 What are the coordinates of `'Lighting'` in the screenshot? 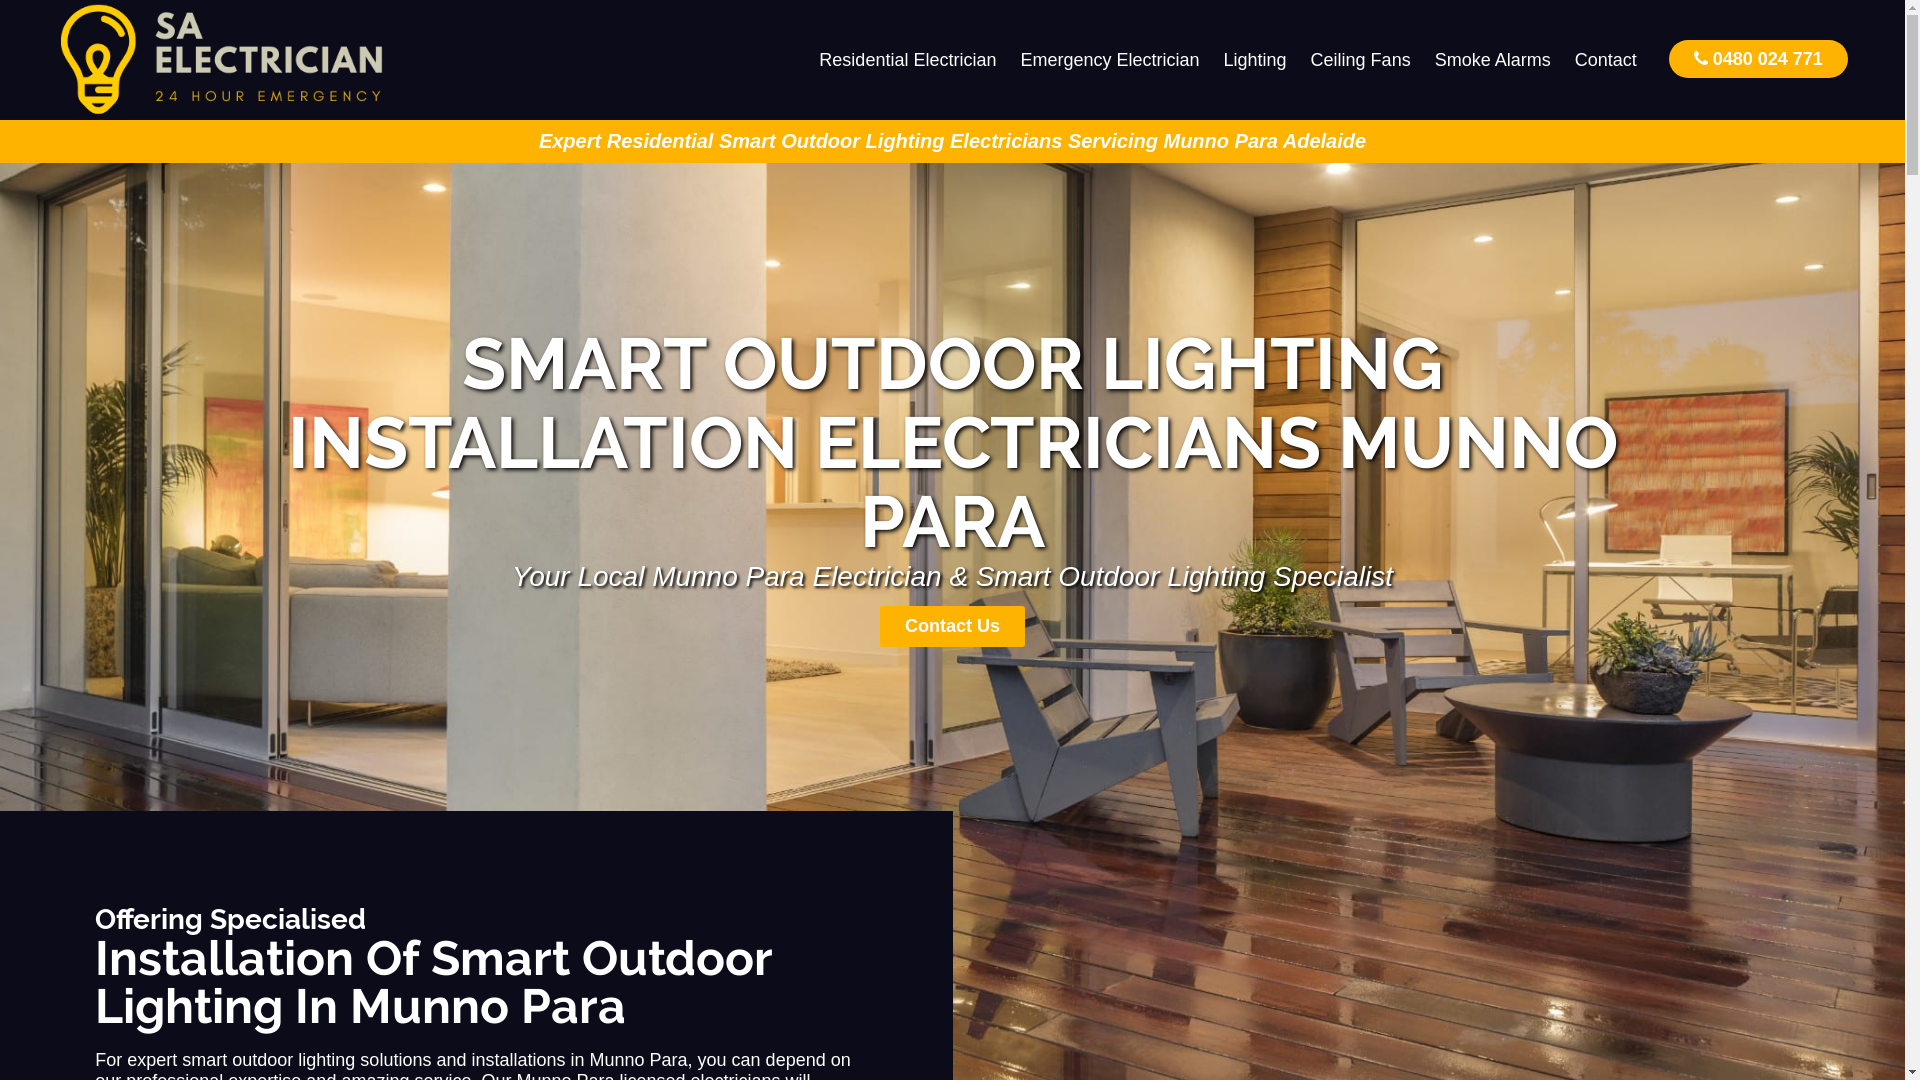 It's located at (1210, 59).